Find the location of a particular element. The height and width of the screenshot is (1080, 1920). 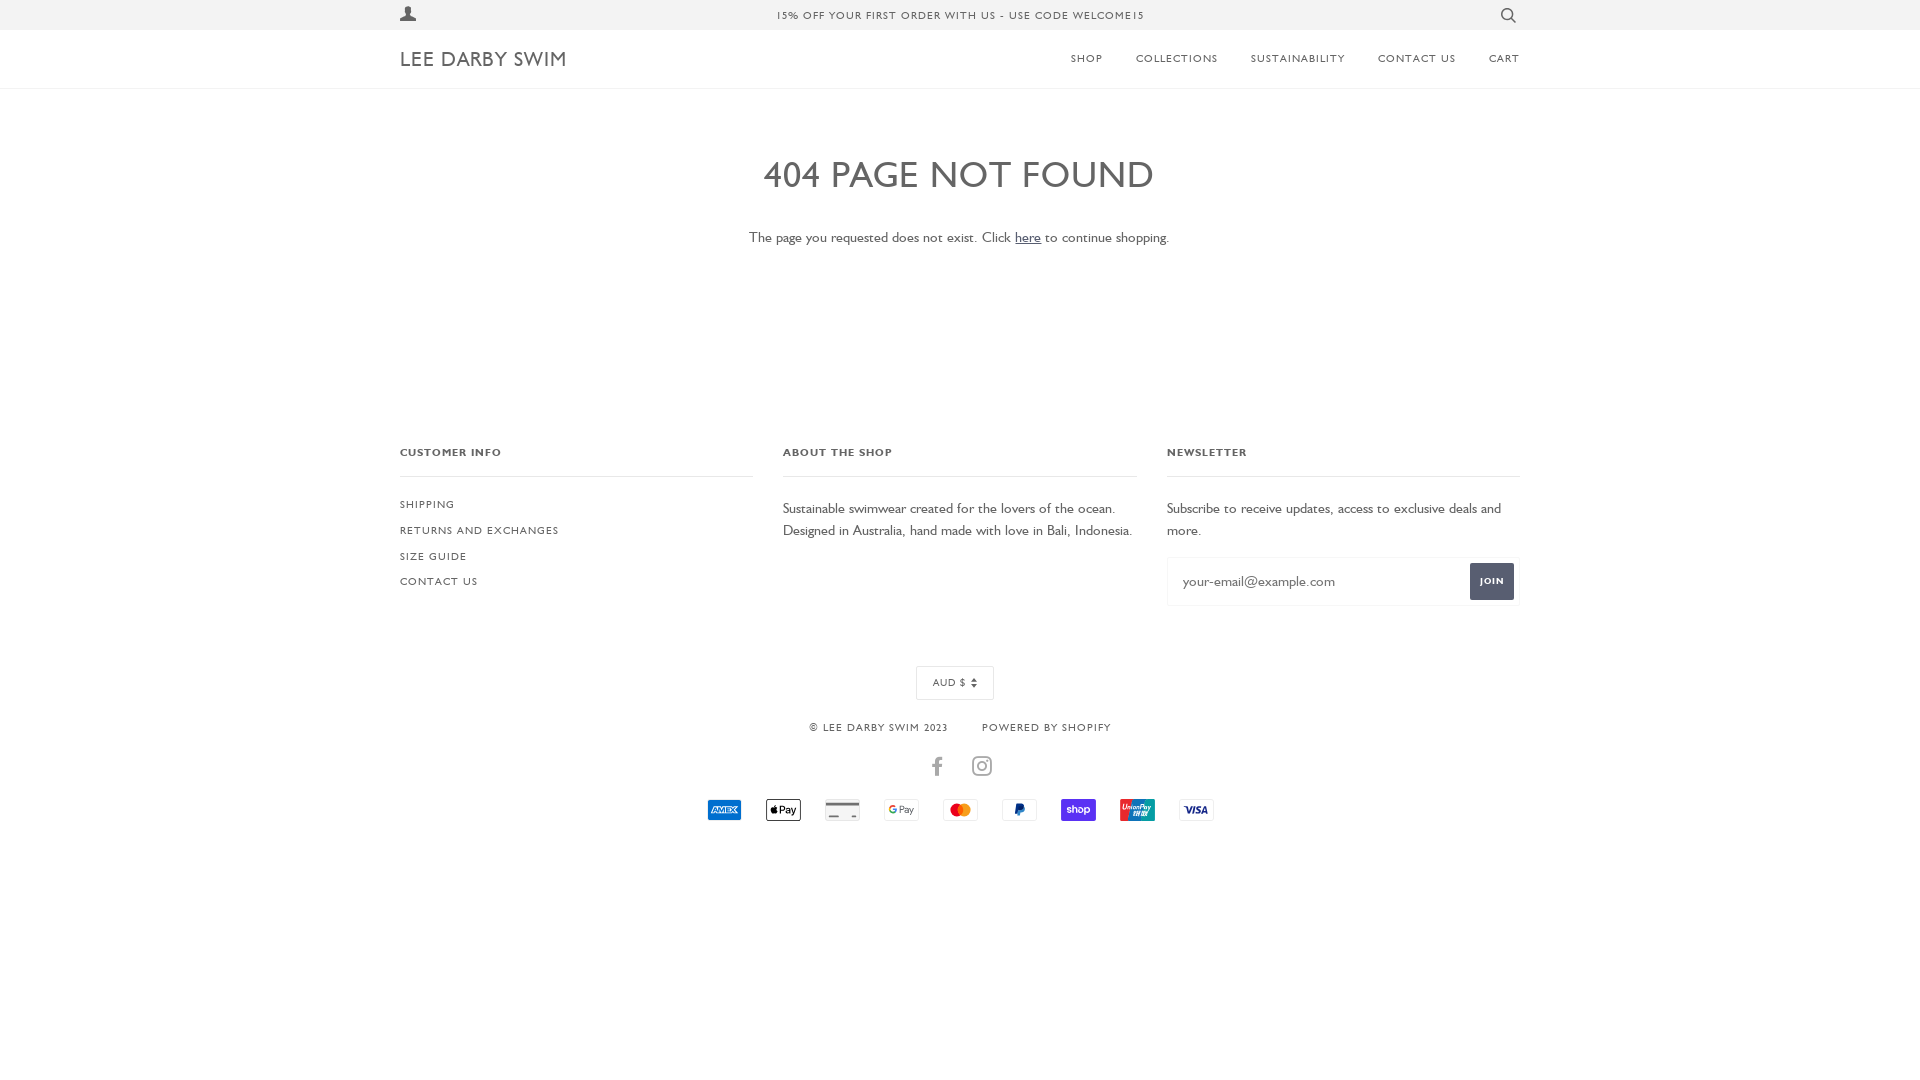

'here' is located at coordinates (1027, 235).